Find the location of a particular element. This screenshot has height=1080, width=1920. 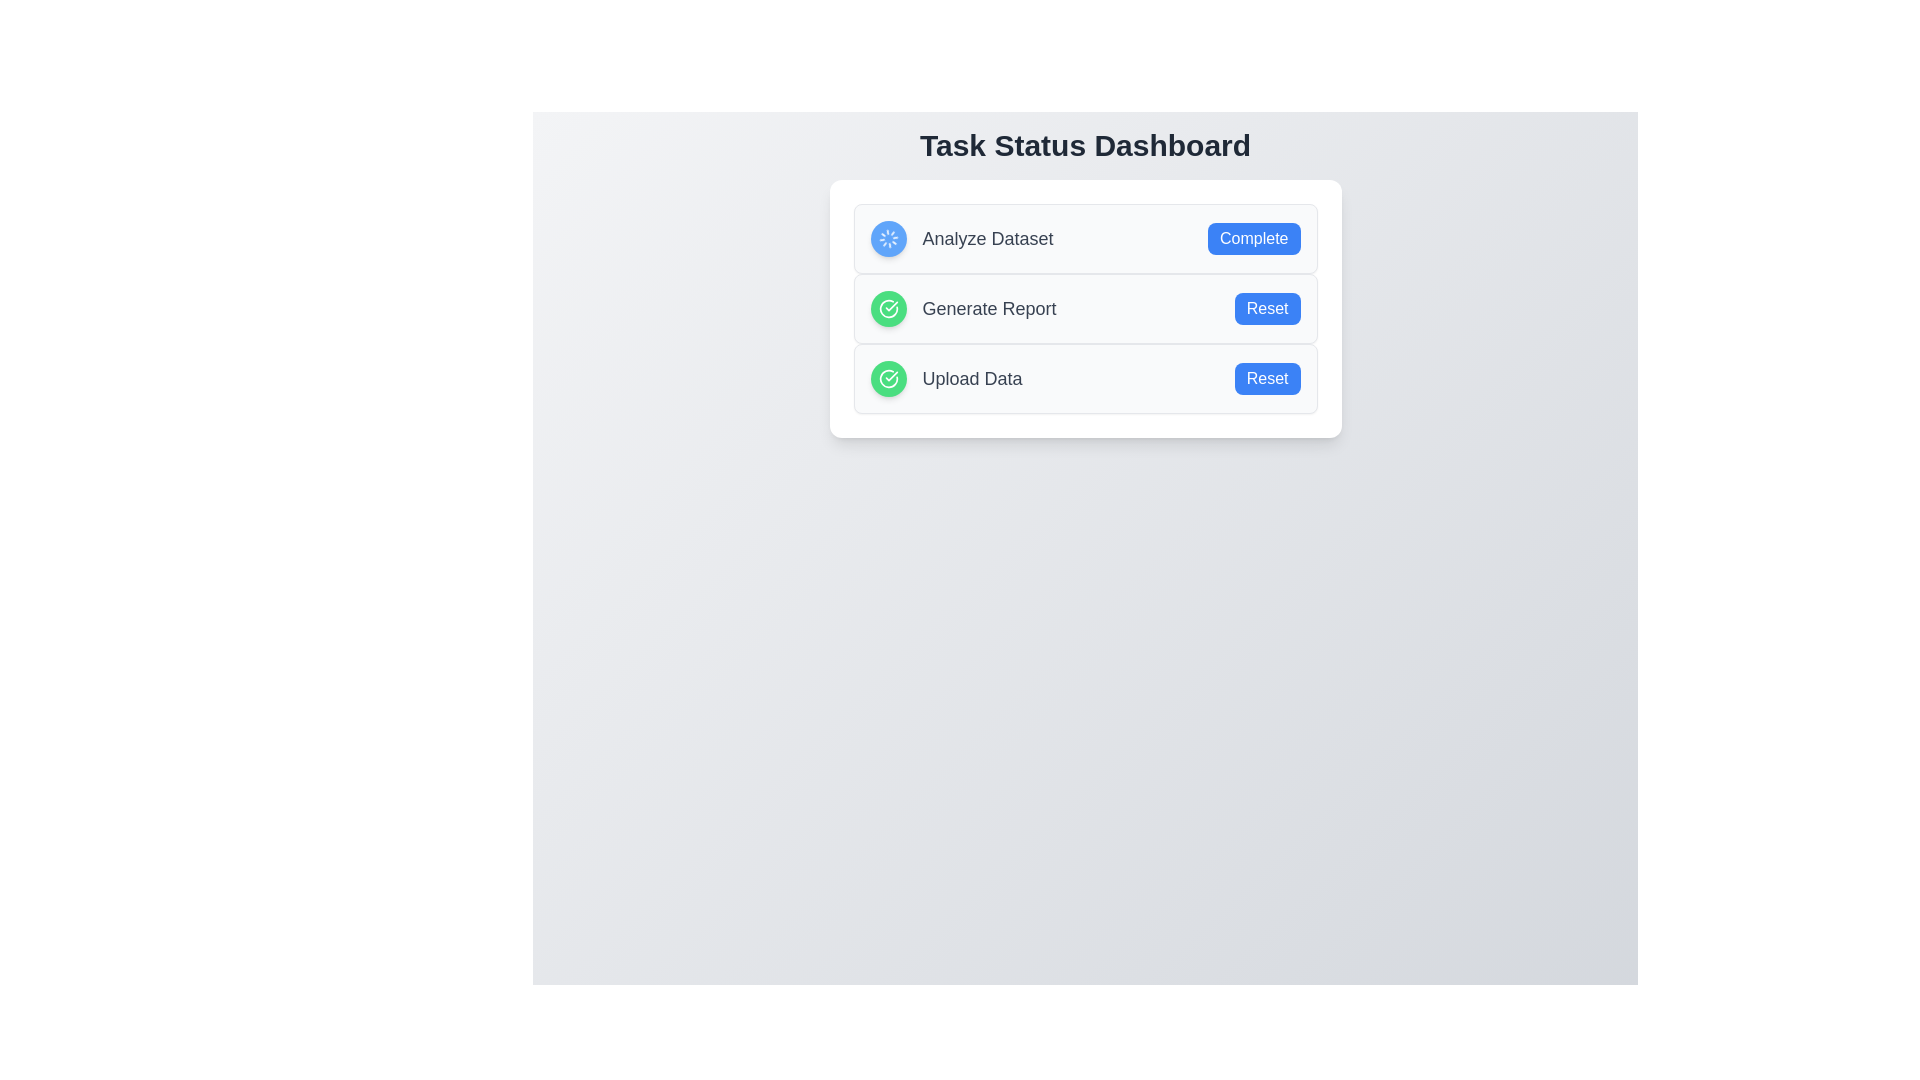

the composite element 'Upload Data' which consists of a green circular icon with a checkmark and medium gray text label from its position in the bottom row of the list is located at coordinates (945, 378).